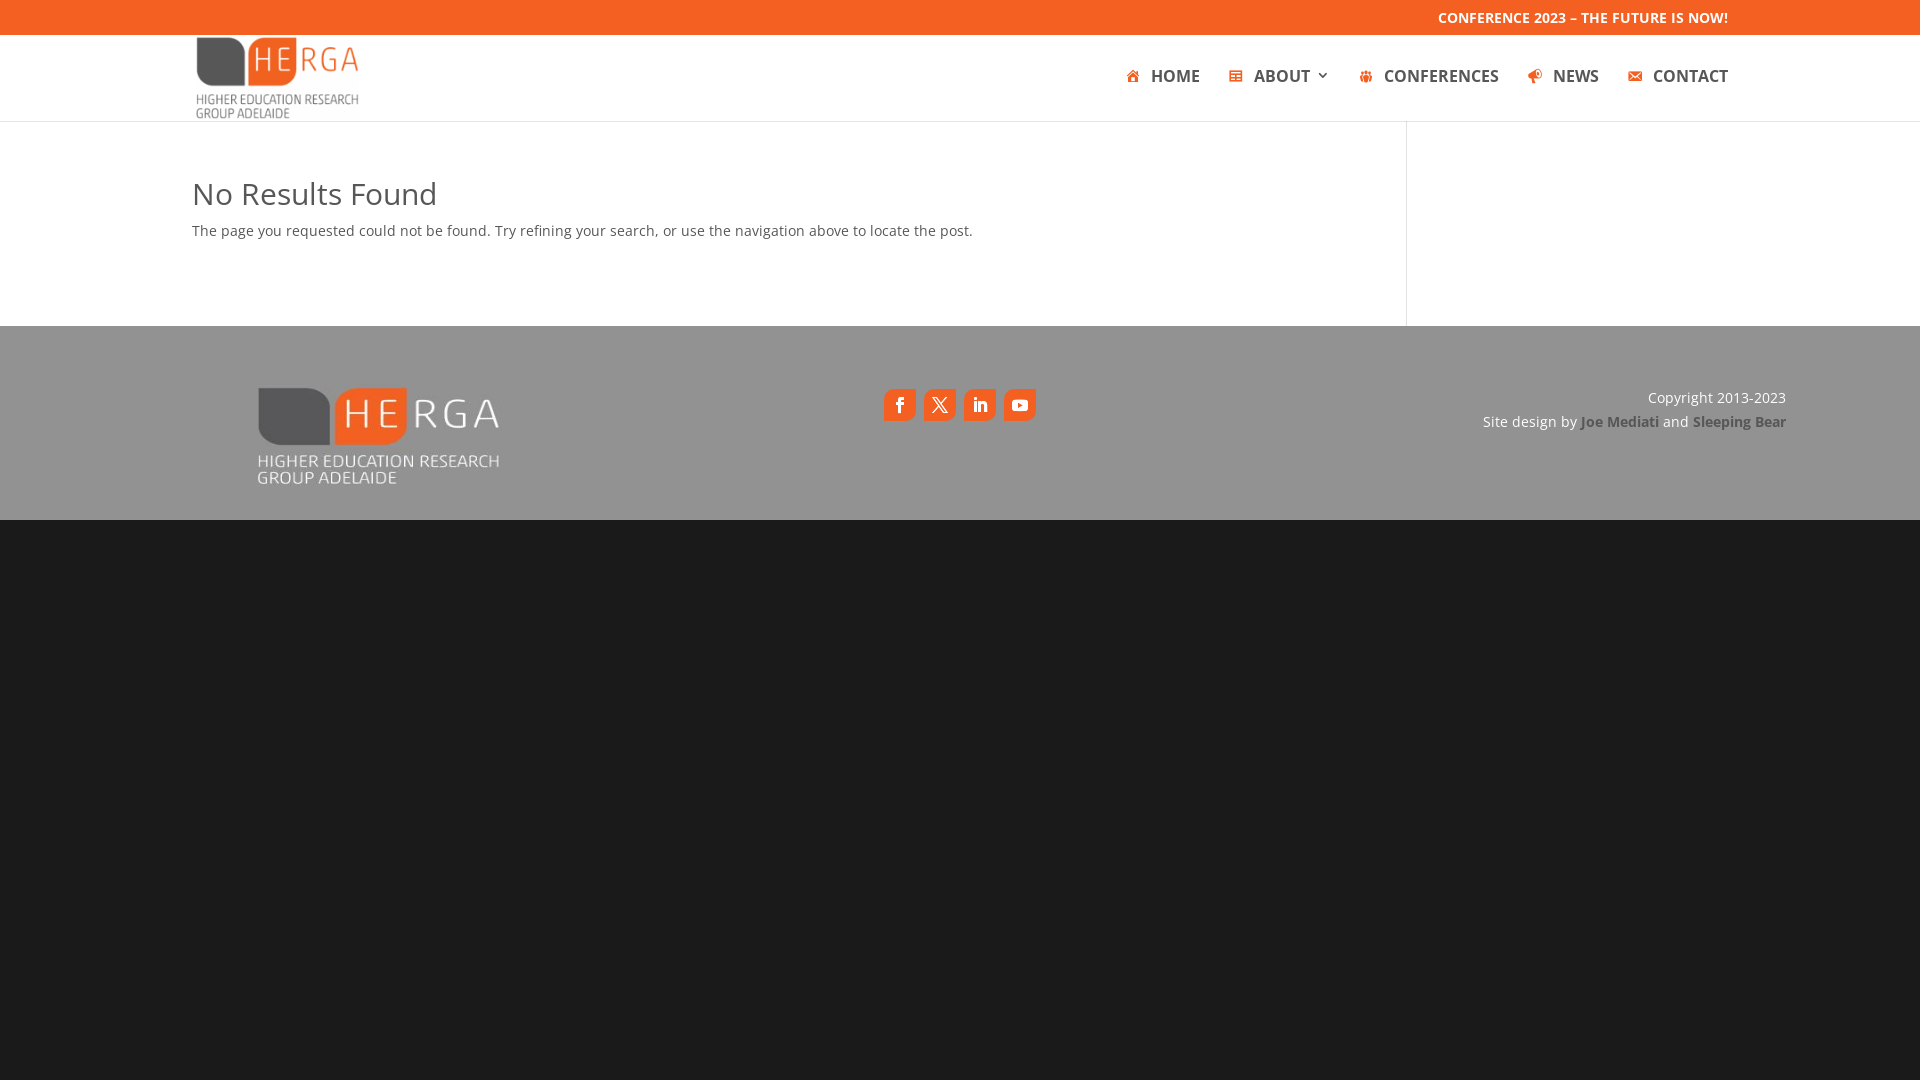 The image size is (1920, 1080). Describe the element at coordinates (379, 435) in the screenshot. I see `'5646_295215163954568_1650703540_n'` at that location.